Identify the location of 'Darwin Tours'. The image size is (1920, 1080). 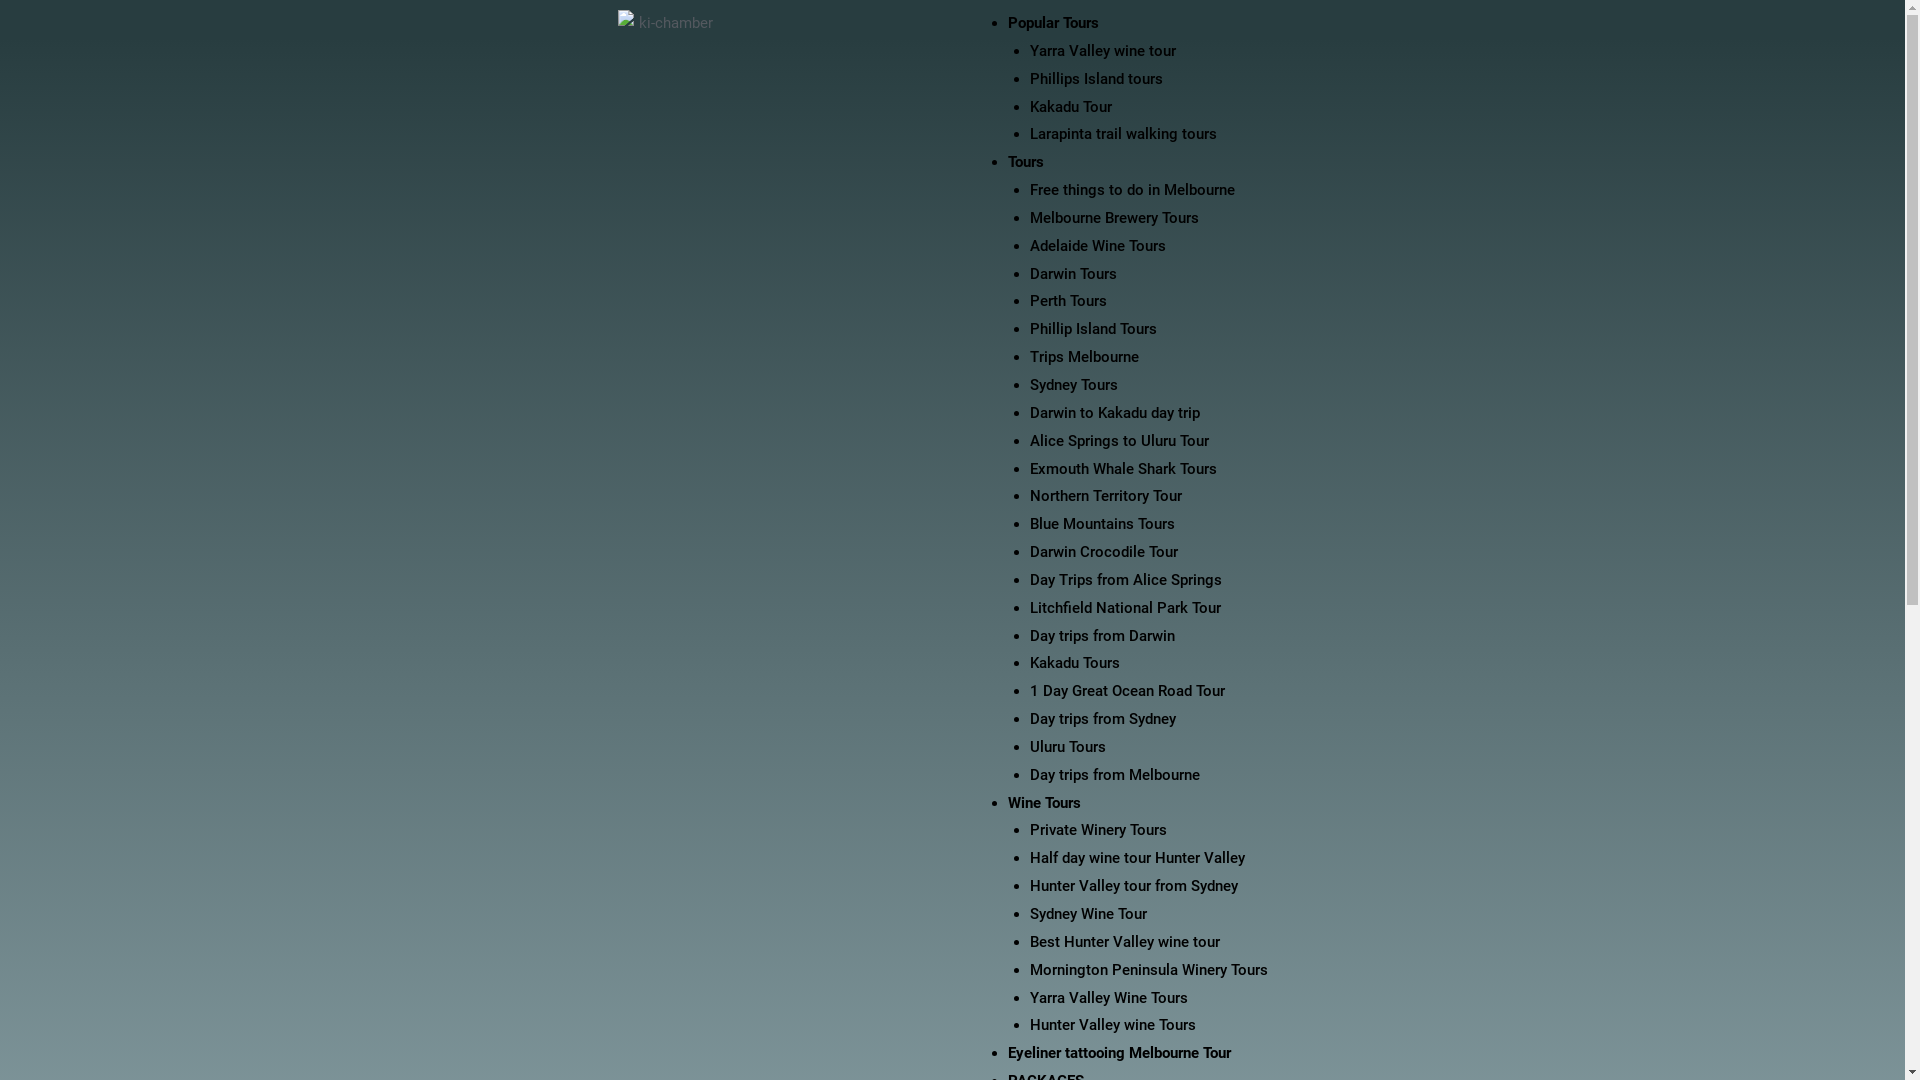
(1030, 273).